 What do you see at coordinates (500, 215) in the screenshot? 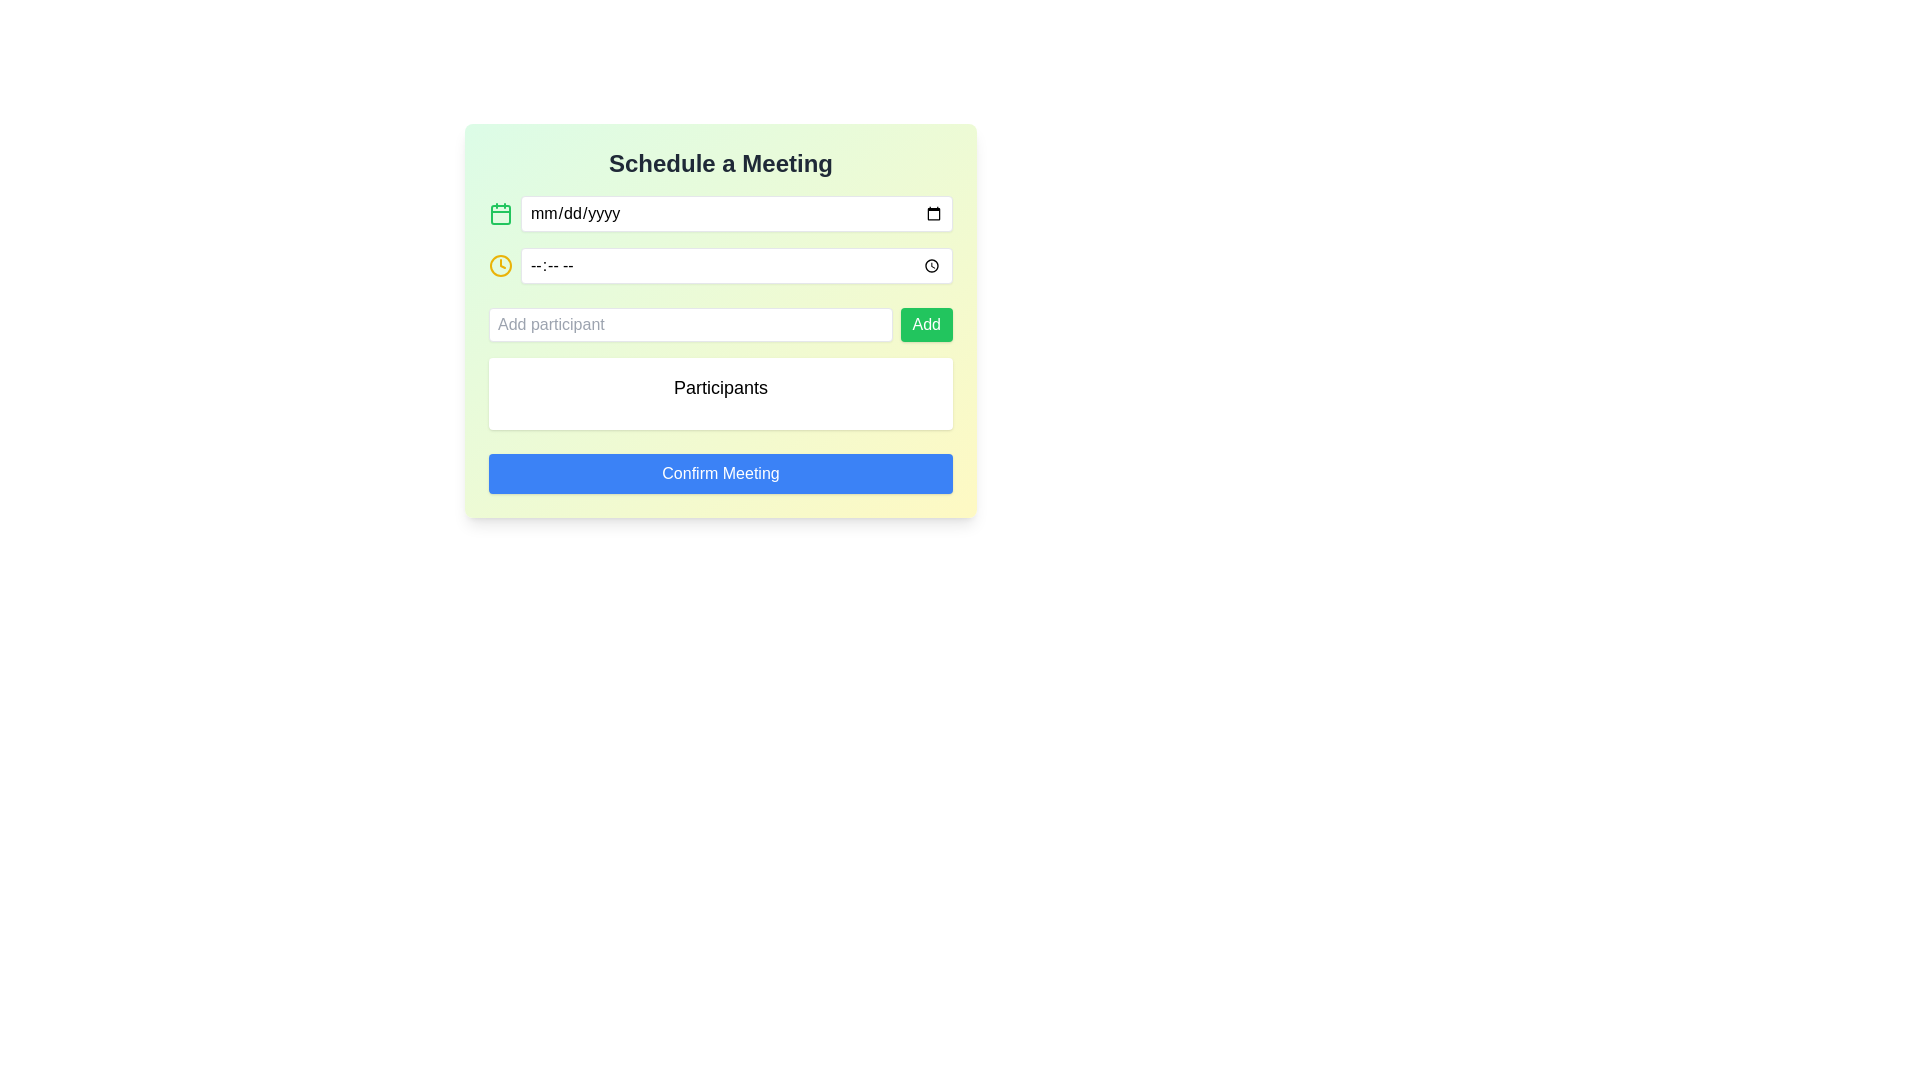
I see `the SVG rectangle component that is part of the calendar icon located to the left of the date input field, positioned at the top of the scheduling interface` at bounding box center [500, 215].